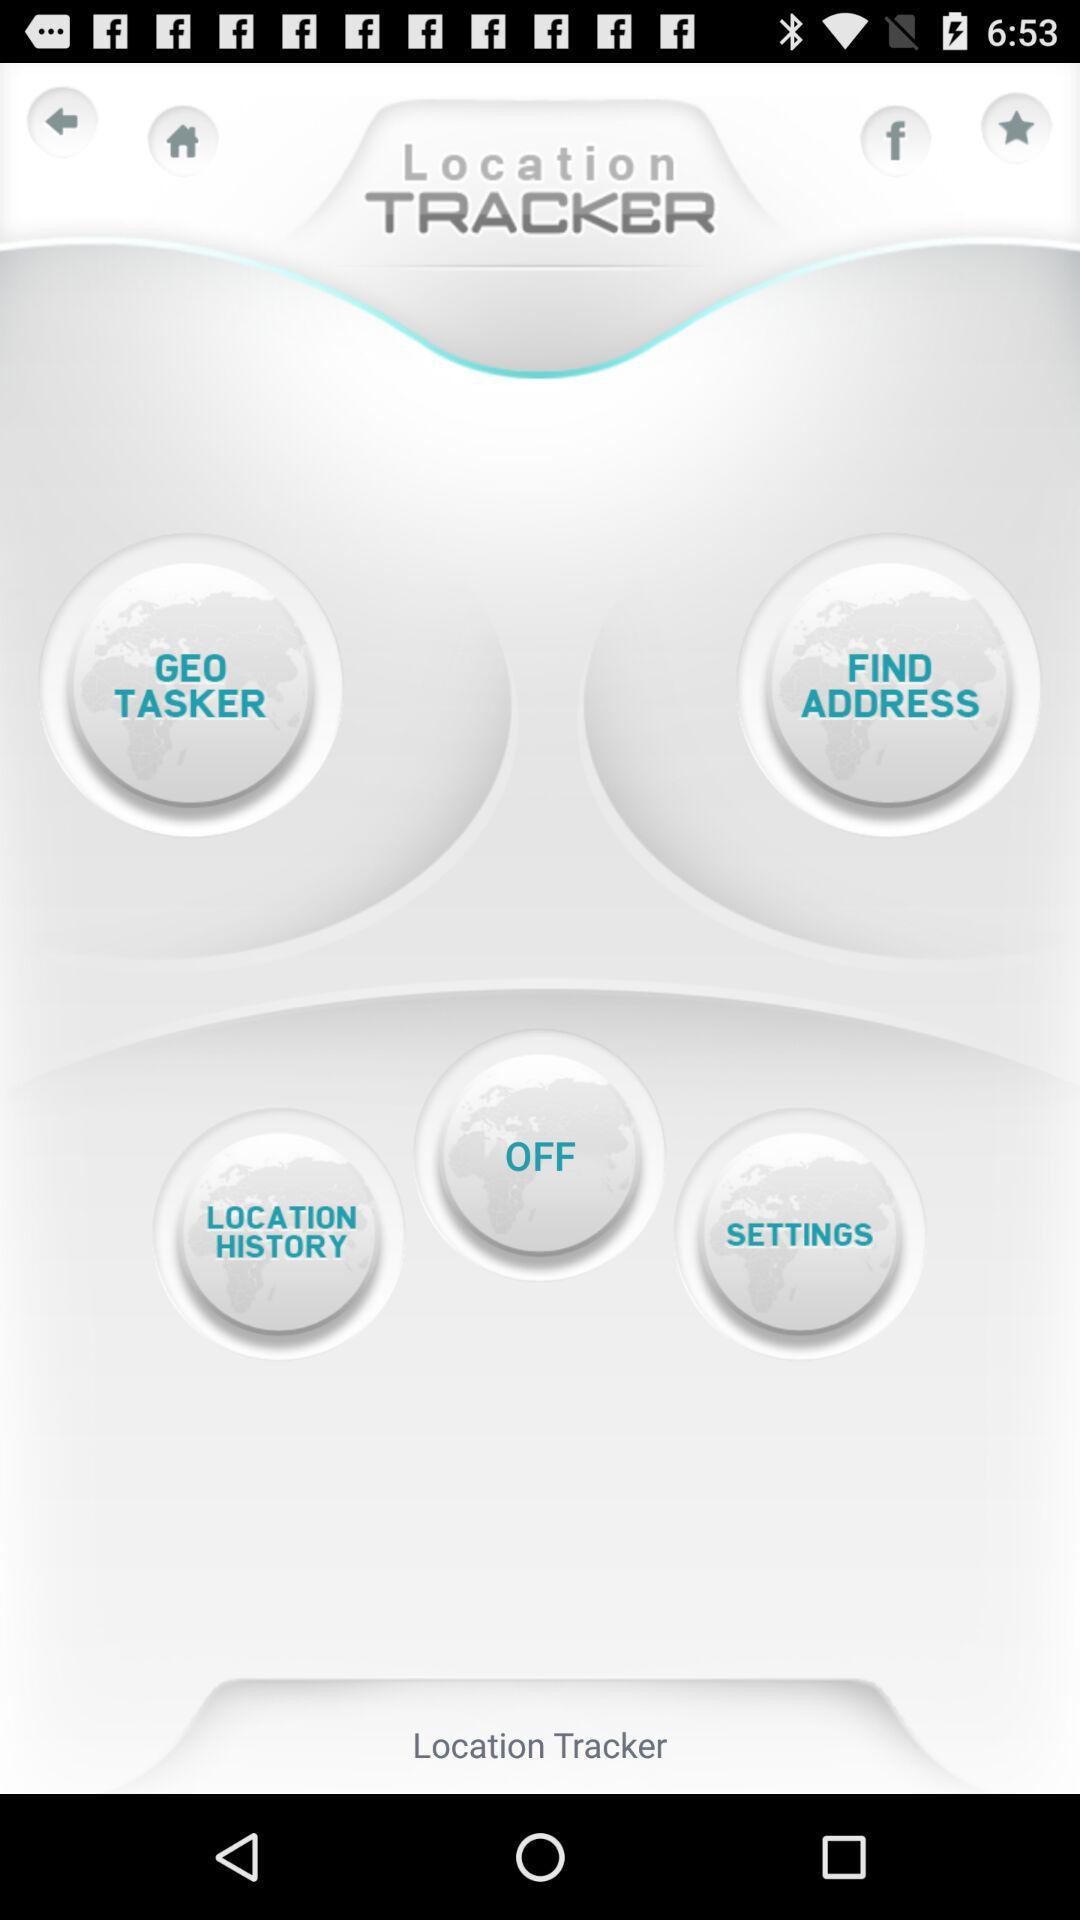  Describe the element at coordinates (895, 140) in the screenshot. I see `facebook option` at that location.